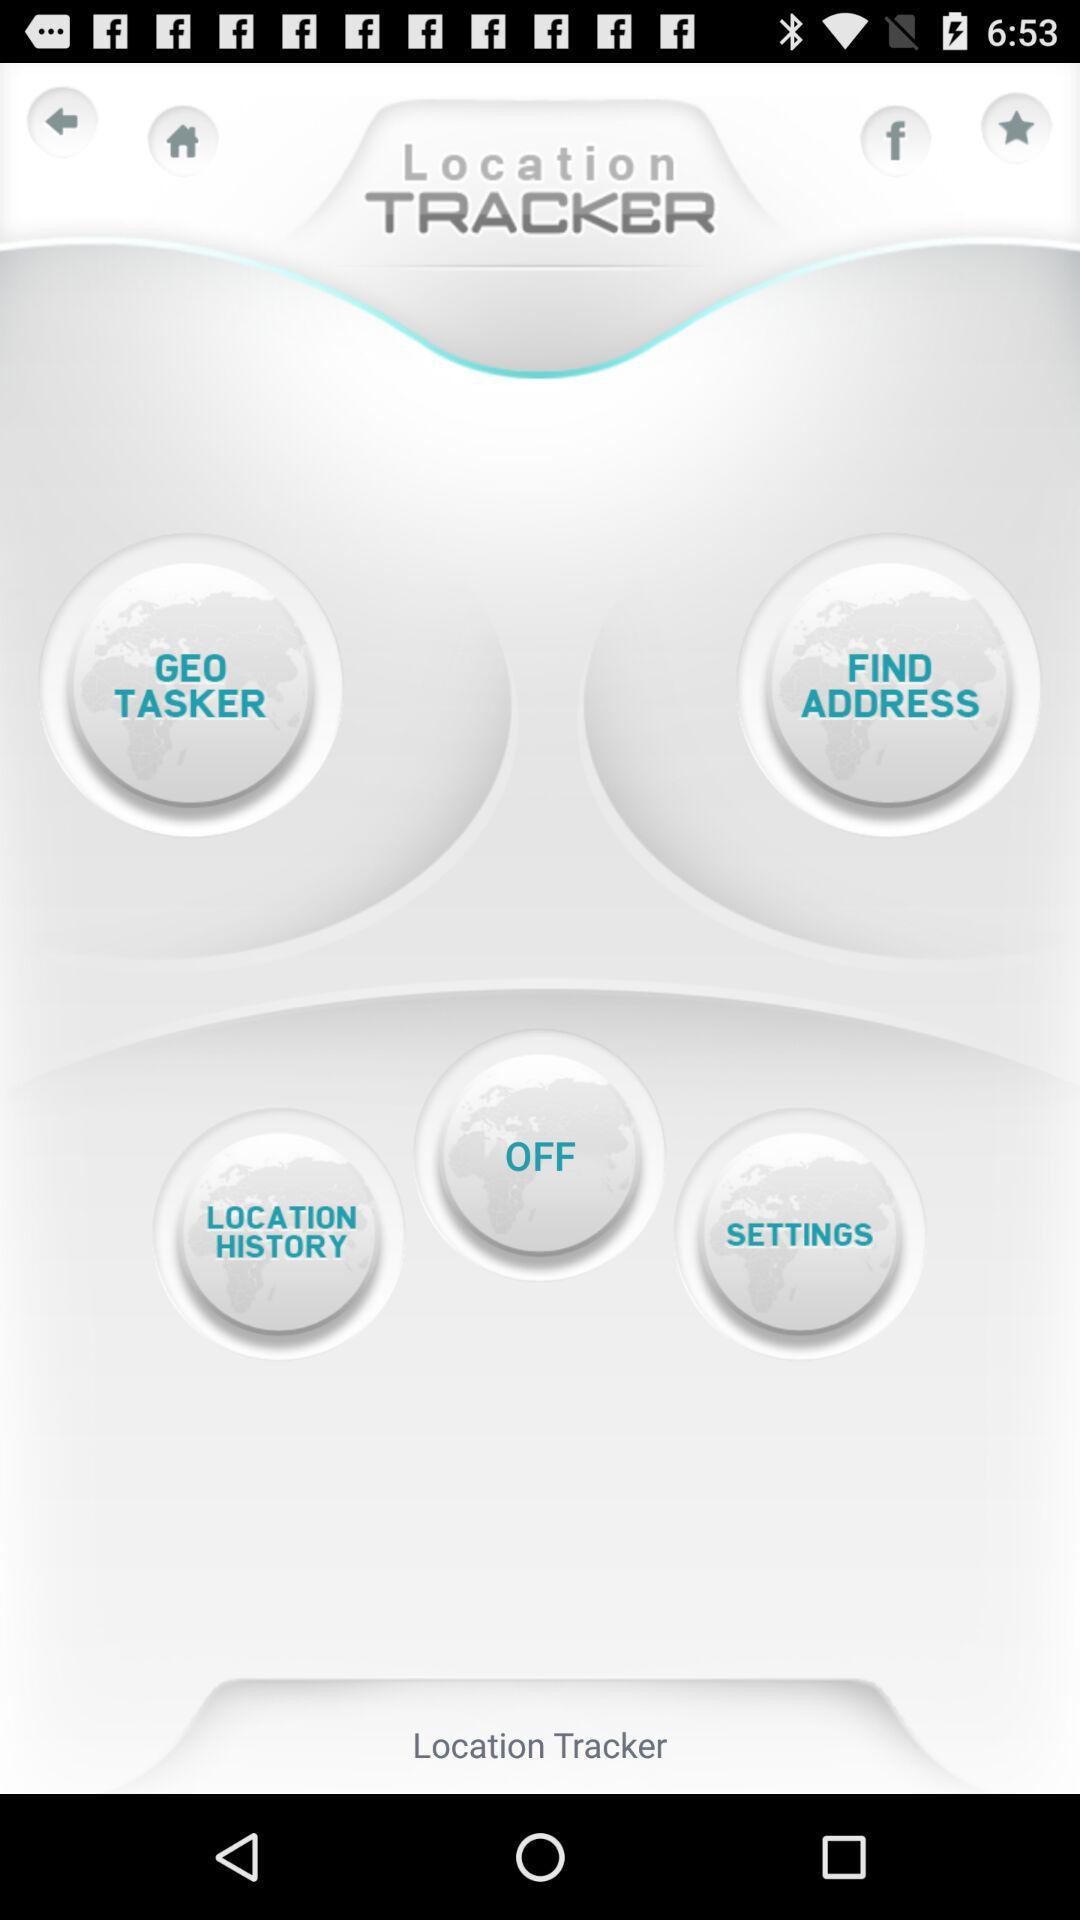  Describe the element at coordinates (895, 140) in the screenshot. I see `facebook option` at that location.